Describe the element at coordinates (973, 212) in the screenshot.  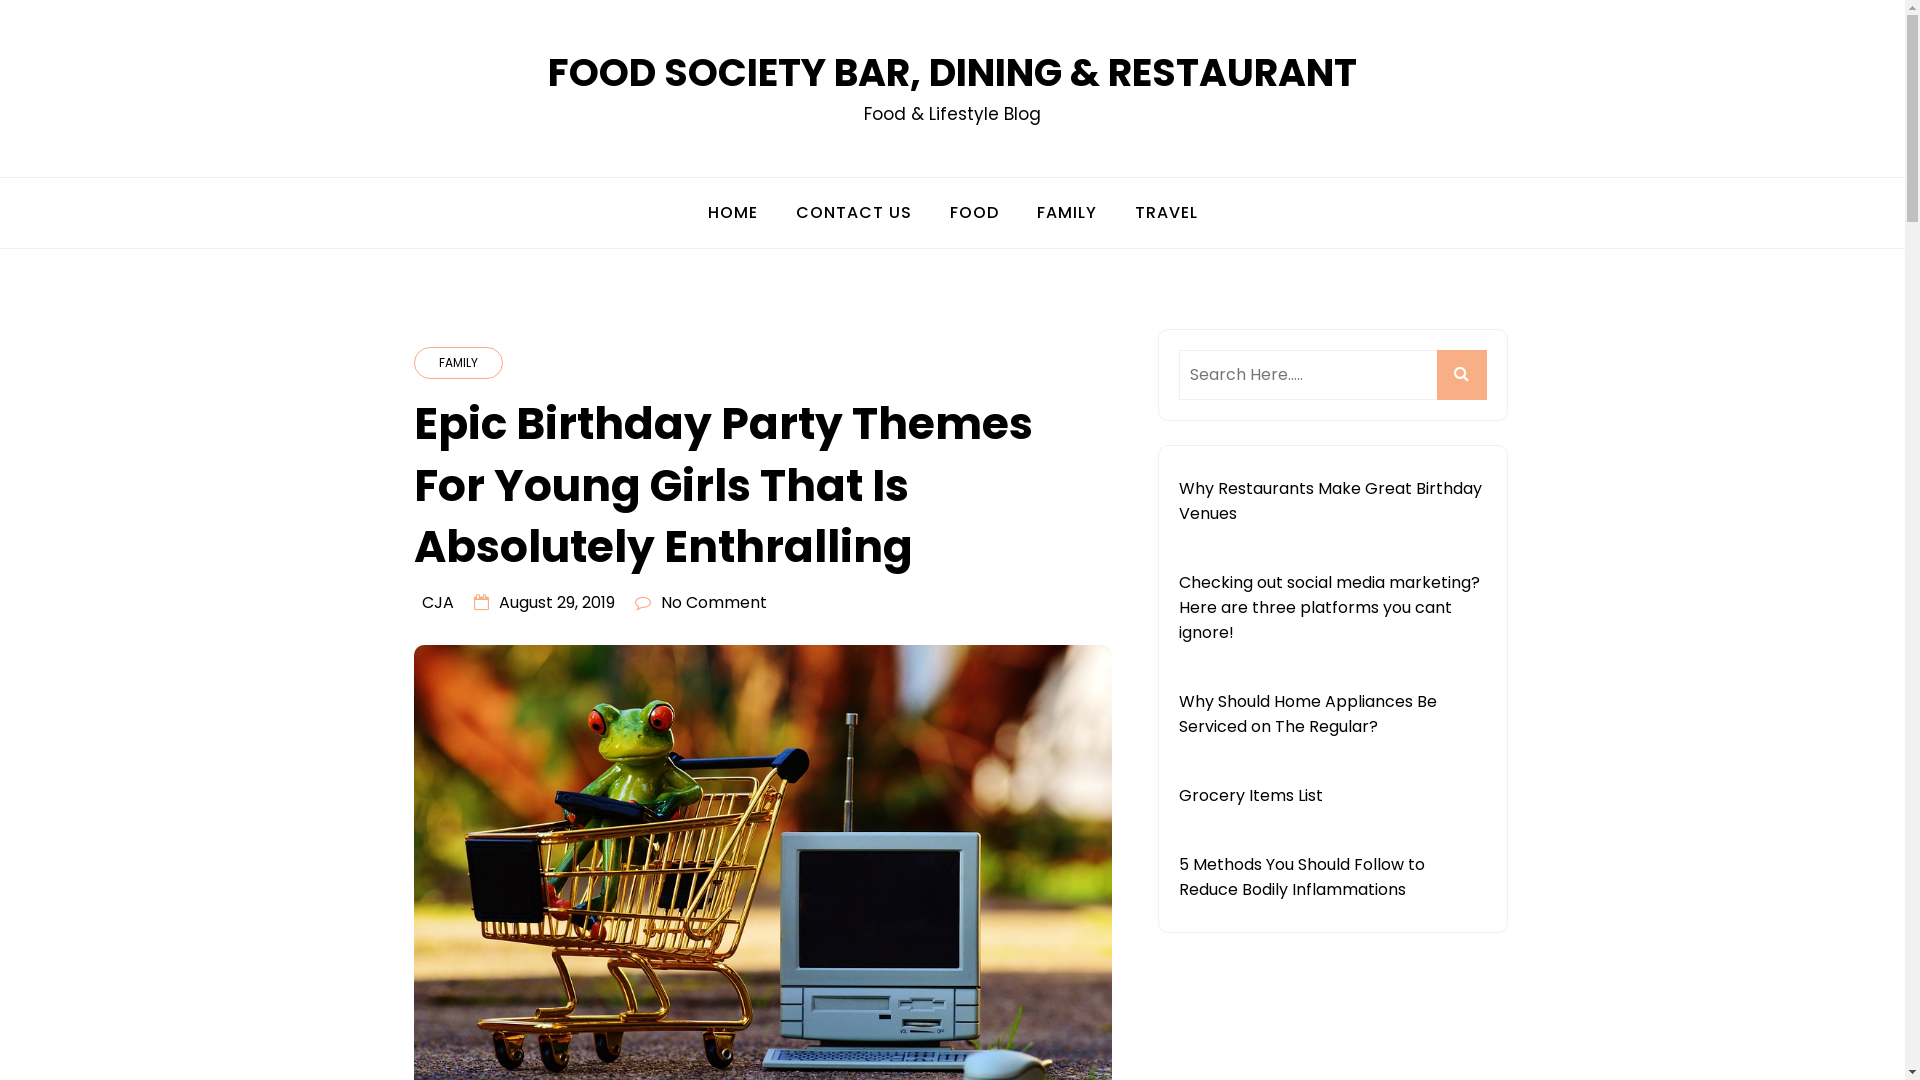
I see `'FOOD'` at that location.